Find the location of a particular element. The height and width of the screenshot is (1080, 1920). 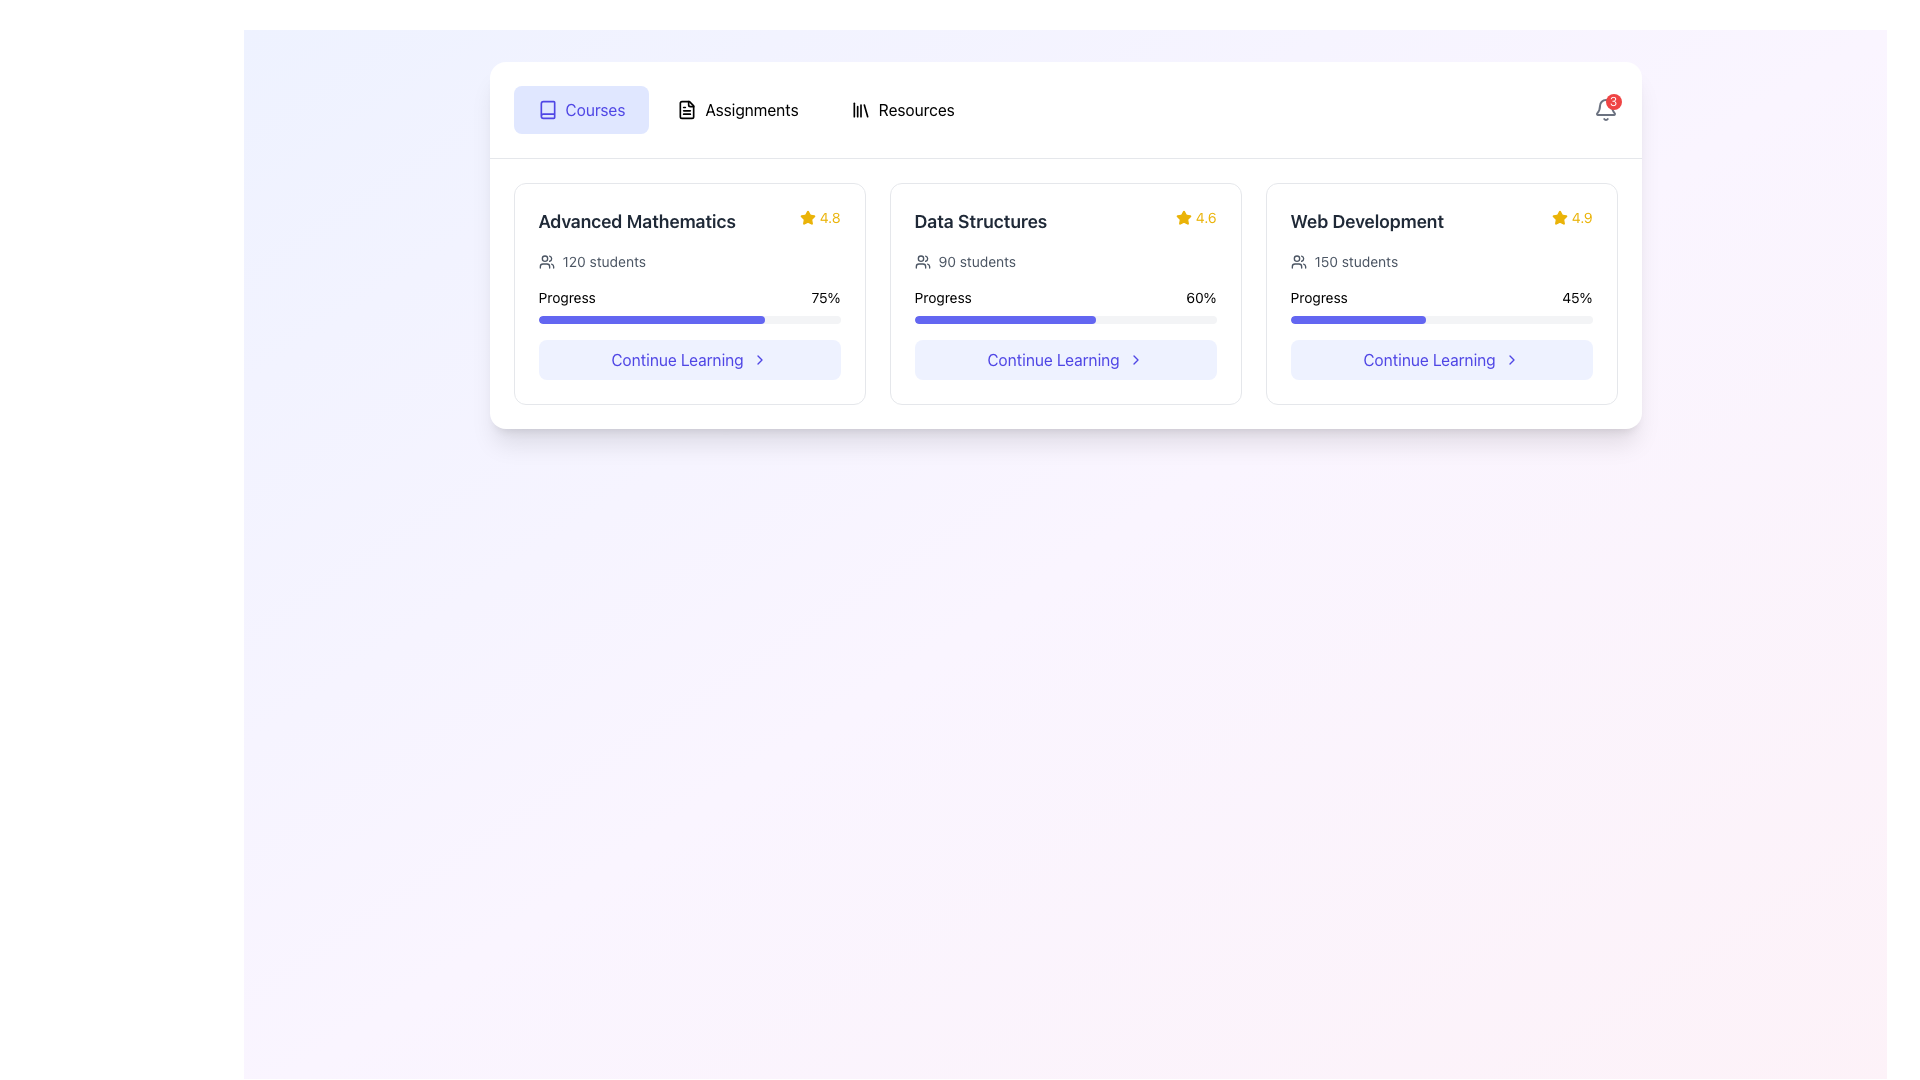

the Text label that serves as the title for the 'Web Development' course card, located in the top-right corner of the rightmost card in a grid of three cards is located at coordinates (1366, 222).